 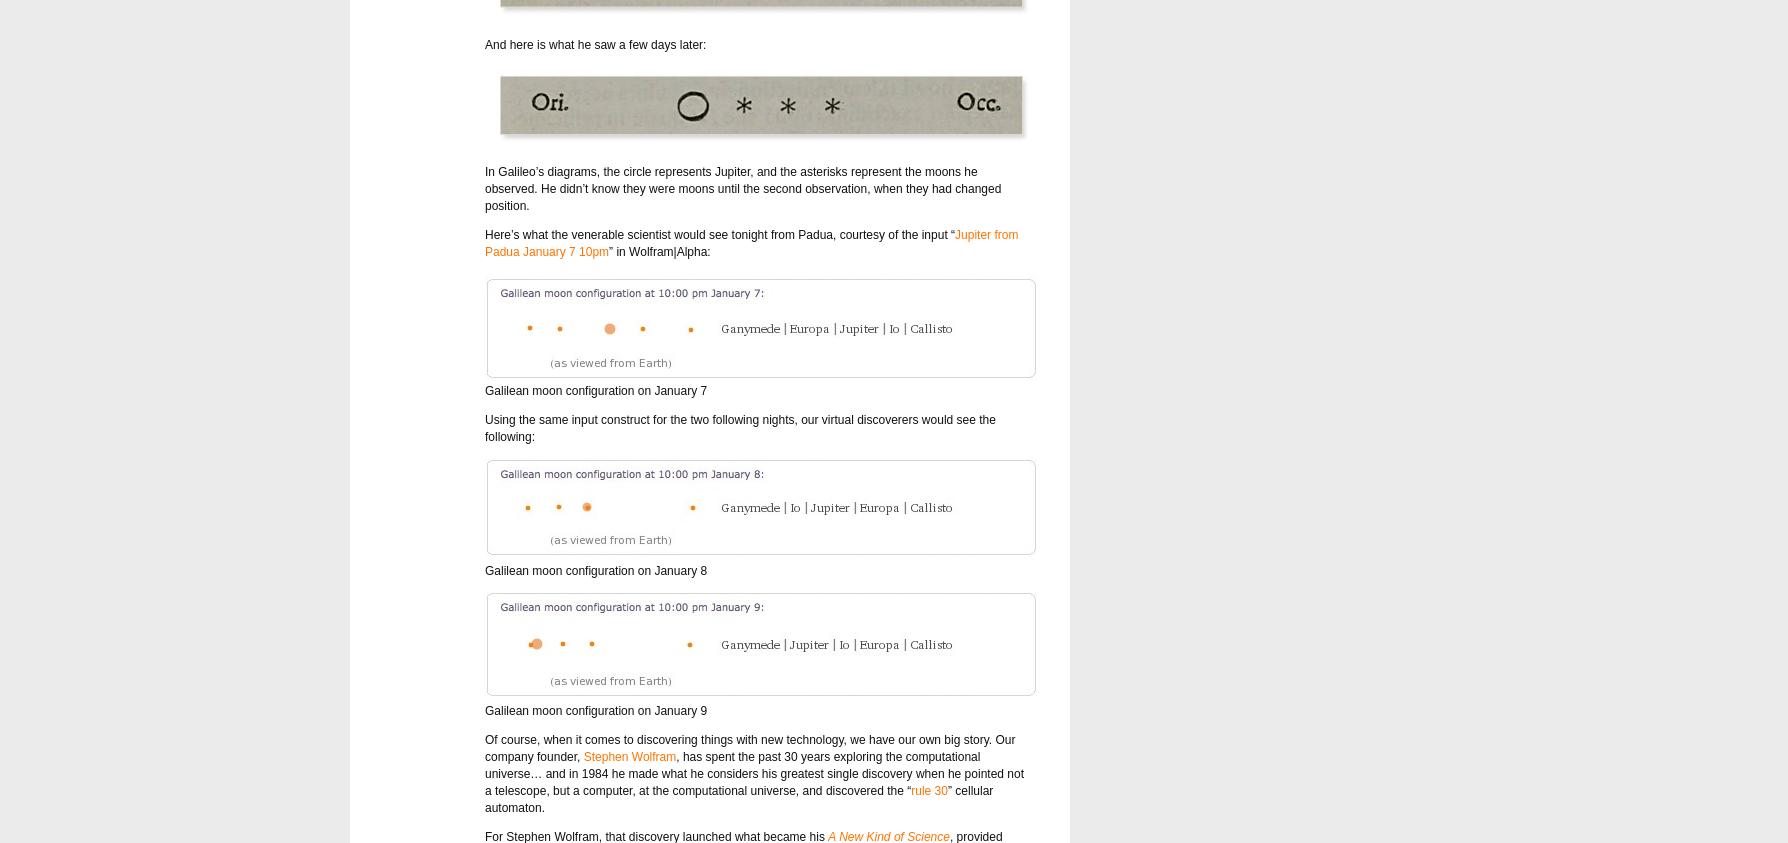 I want to click on 'In Galileo’s diagrams, the circle represents Jupiter, and the asterisks represent the moons he observed. He didn’t know they were moons until the second observation, when they had changed position.', so click(x=741, y=189).